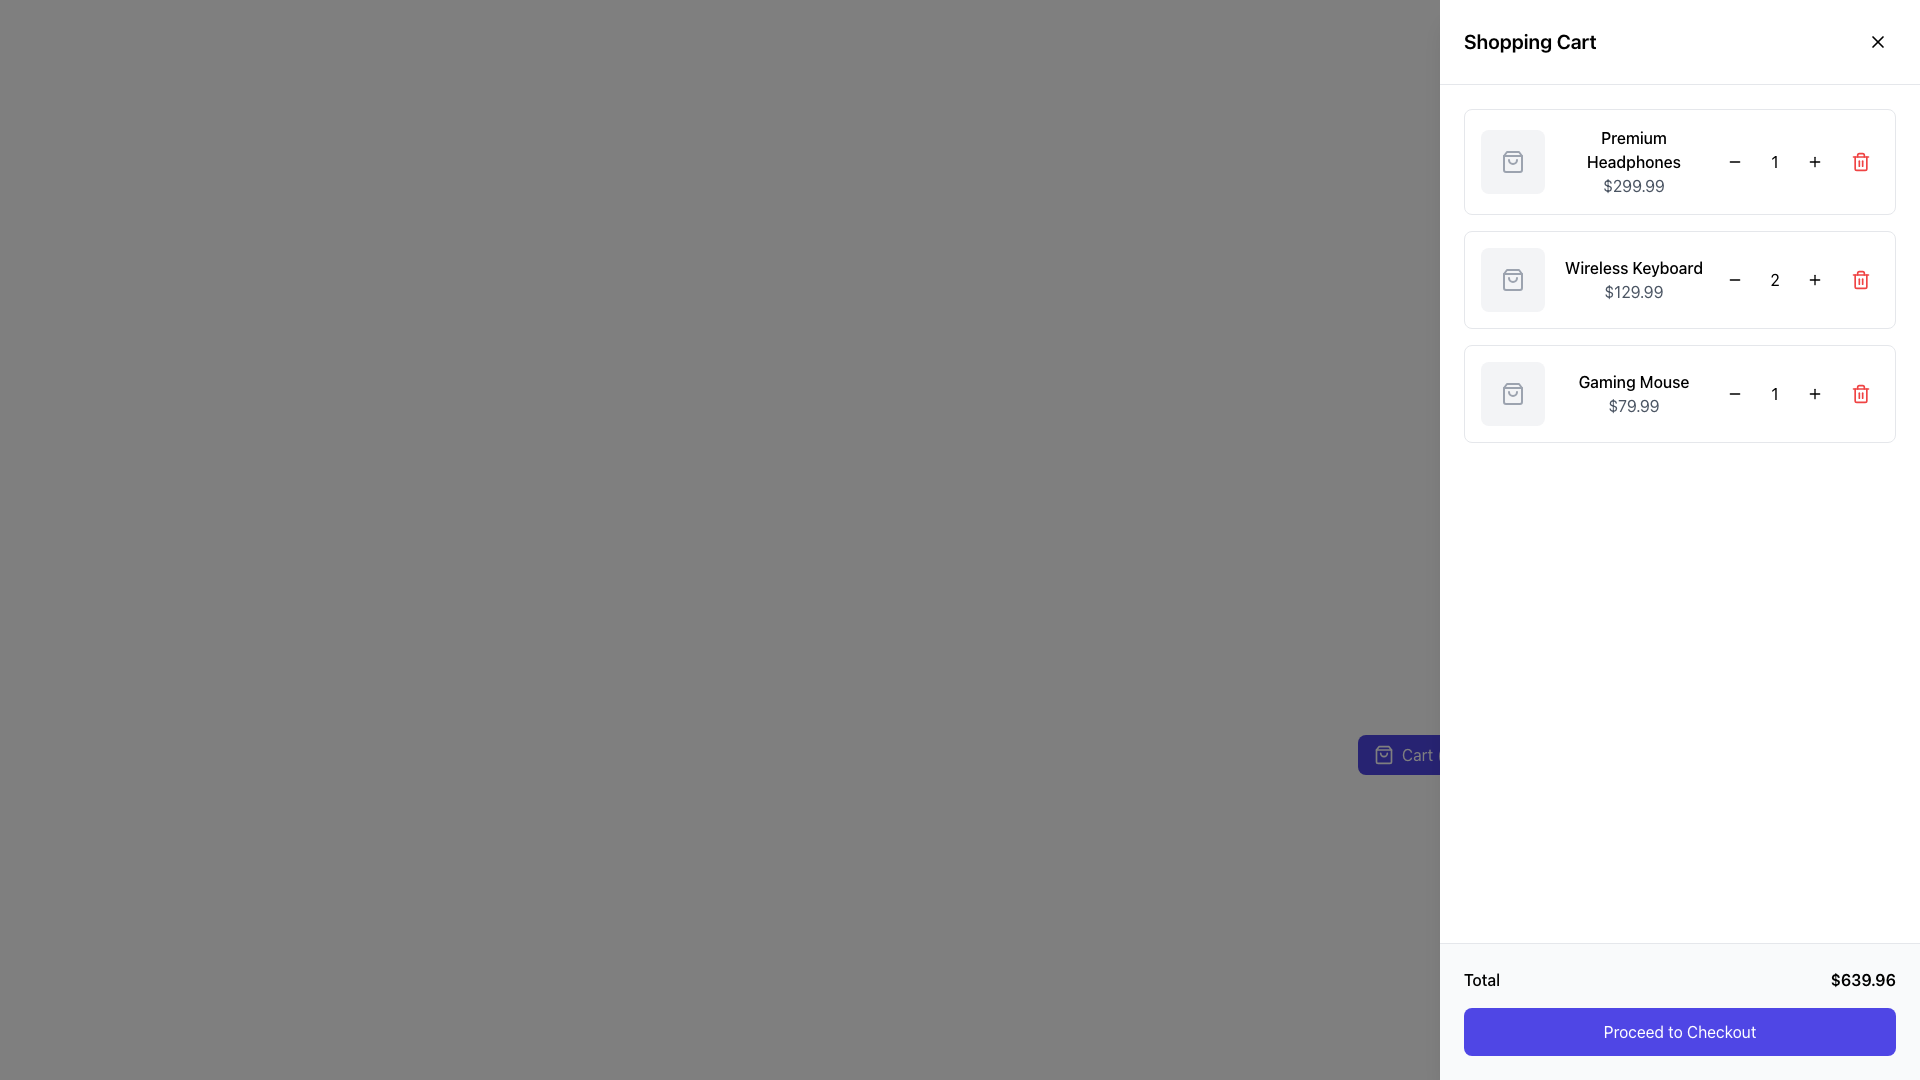 This screenshot has height=1080, width=1920. What do you see at coordinates (1860, 280) in the screenshot?
I see `the red trash icon button located on the far right of the row displaying the 'Wireless Keyboard' in the shopping cart` at bounding box center [1860, 280].